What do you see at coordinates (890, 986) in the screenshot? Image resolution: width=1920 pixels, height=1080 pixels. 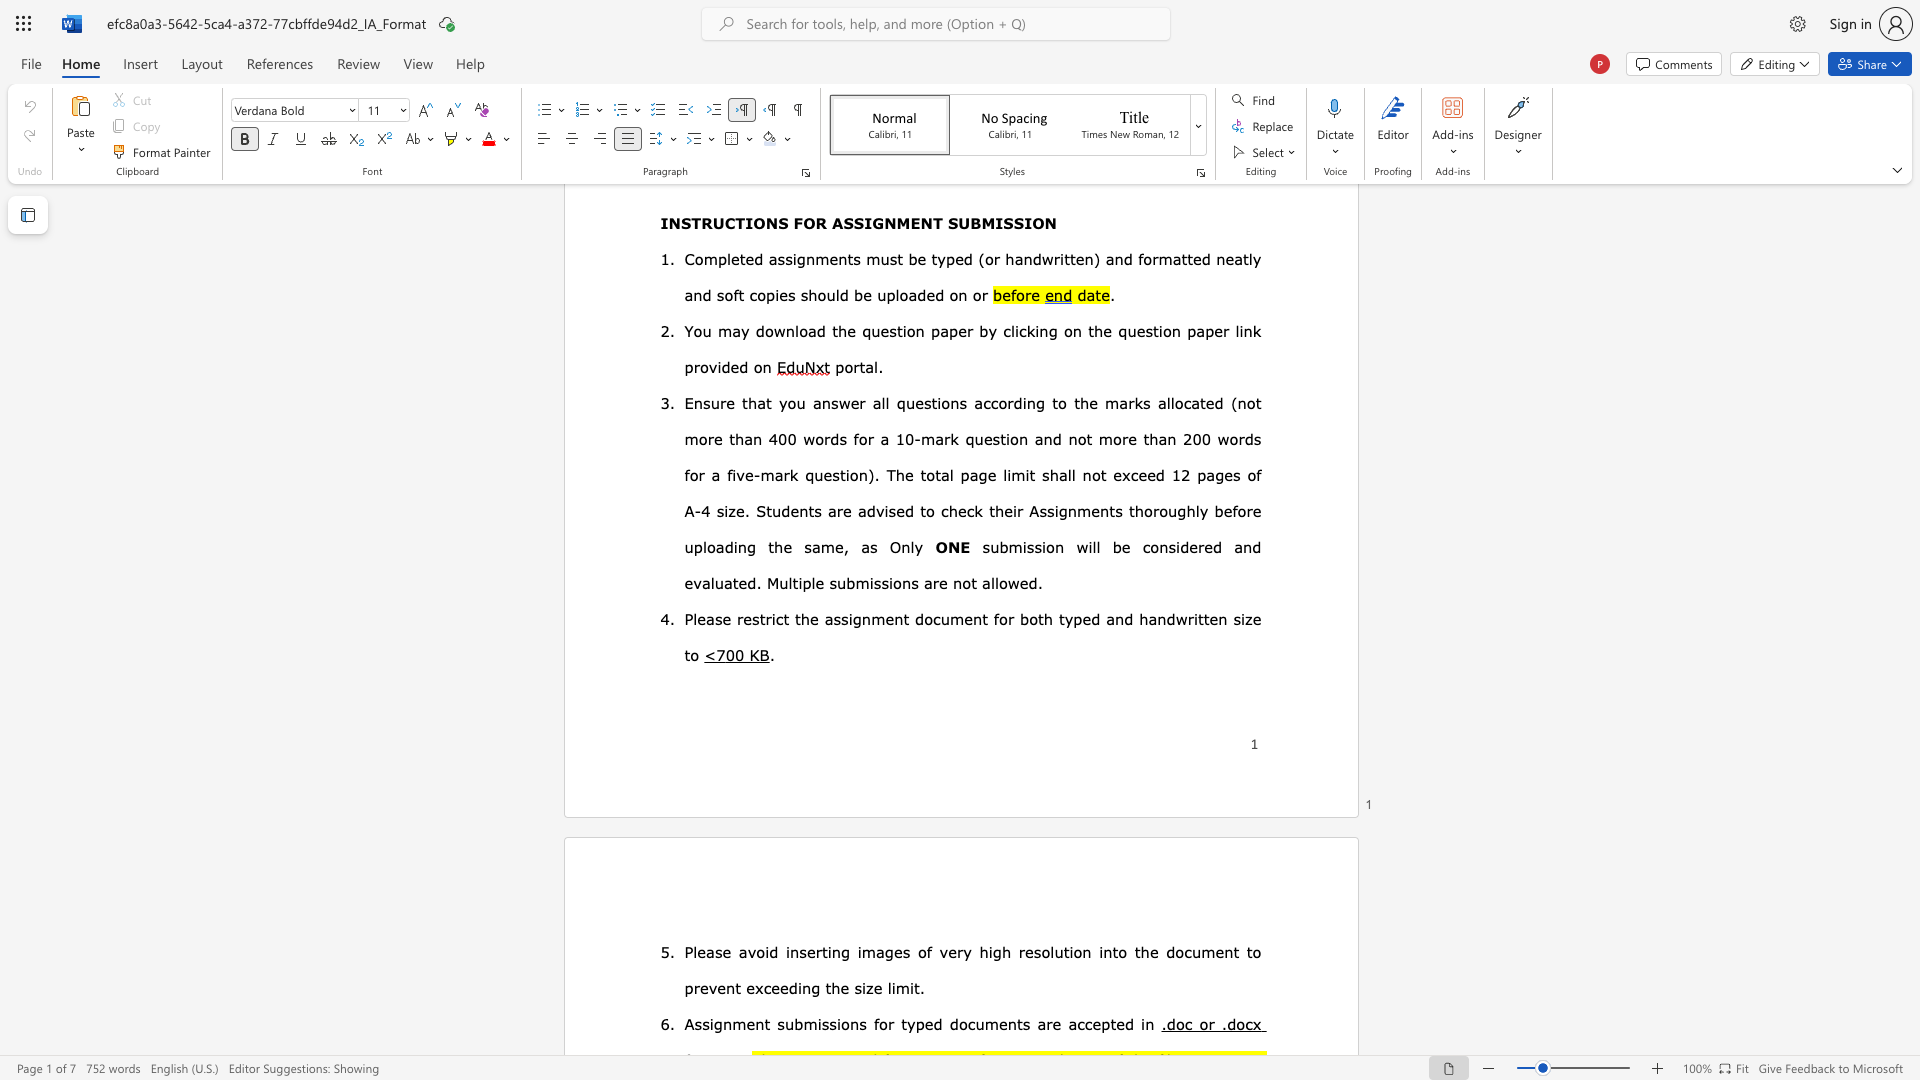 I see `the subset text "imi" within the text "the size limit."` at bounding box center [890, 986].